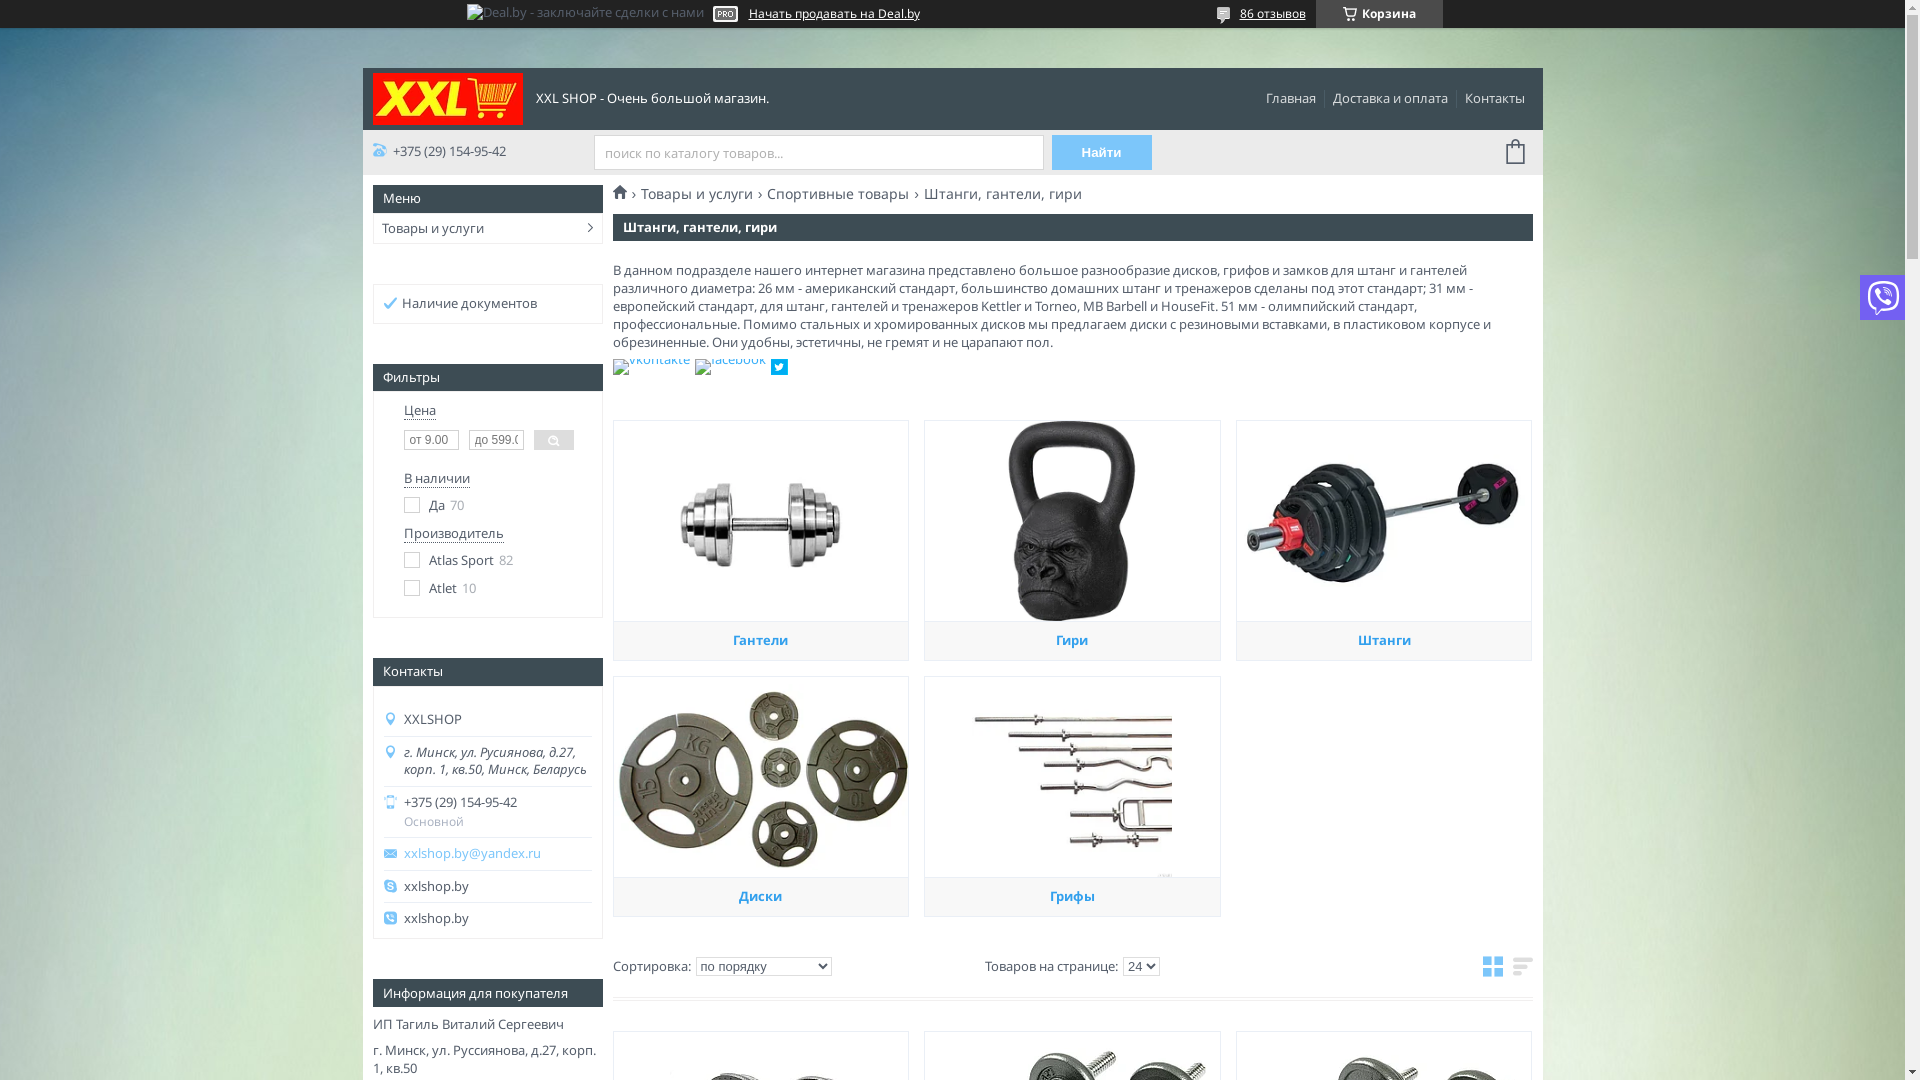 This screenshot has width=1920, height=1080. I want to click on 'xxlshop.by@yandex.ru', so click(498, 853).